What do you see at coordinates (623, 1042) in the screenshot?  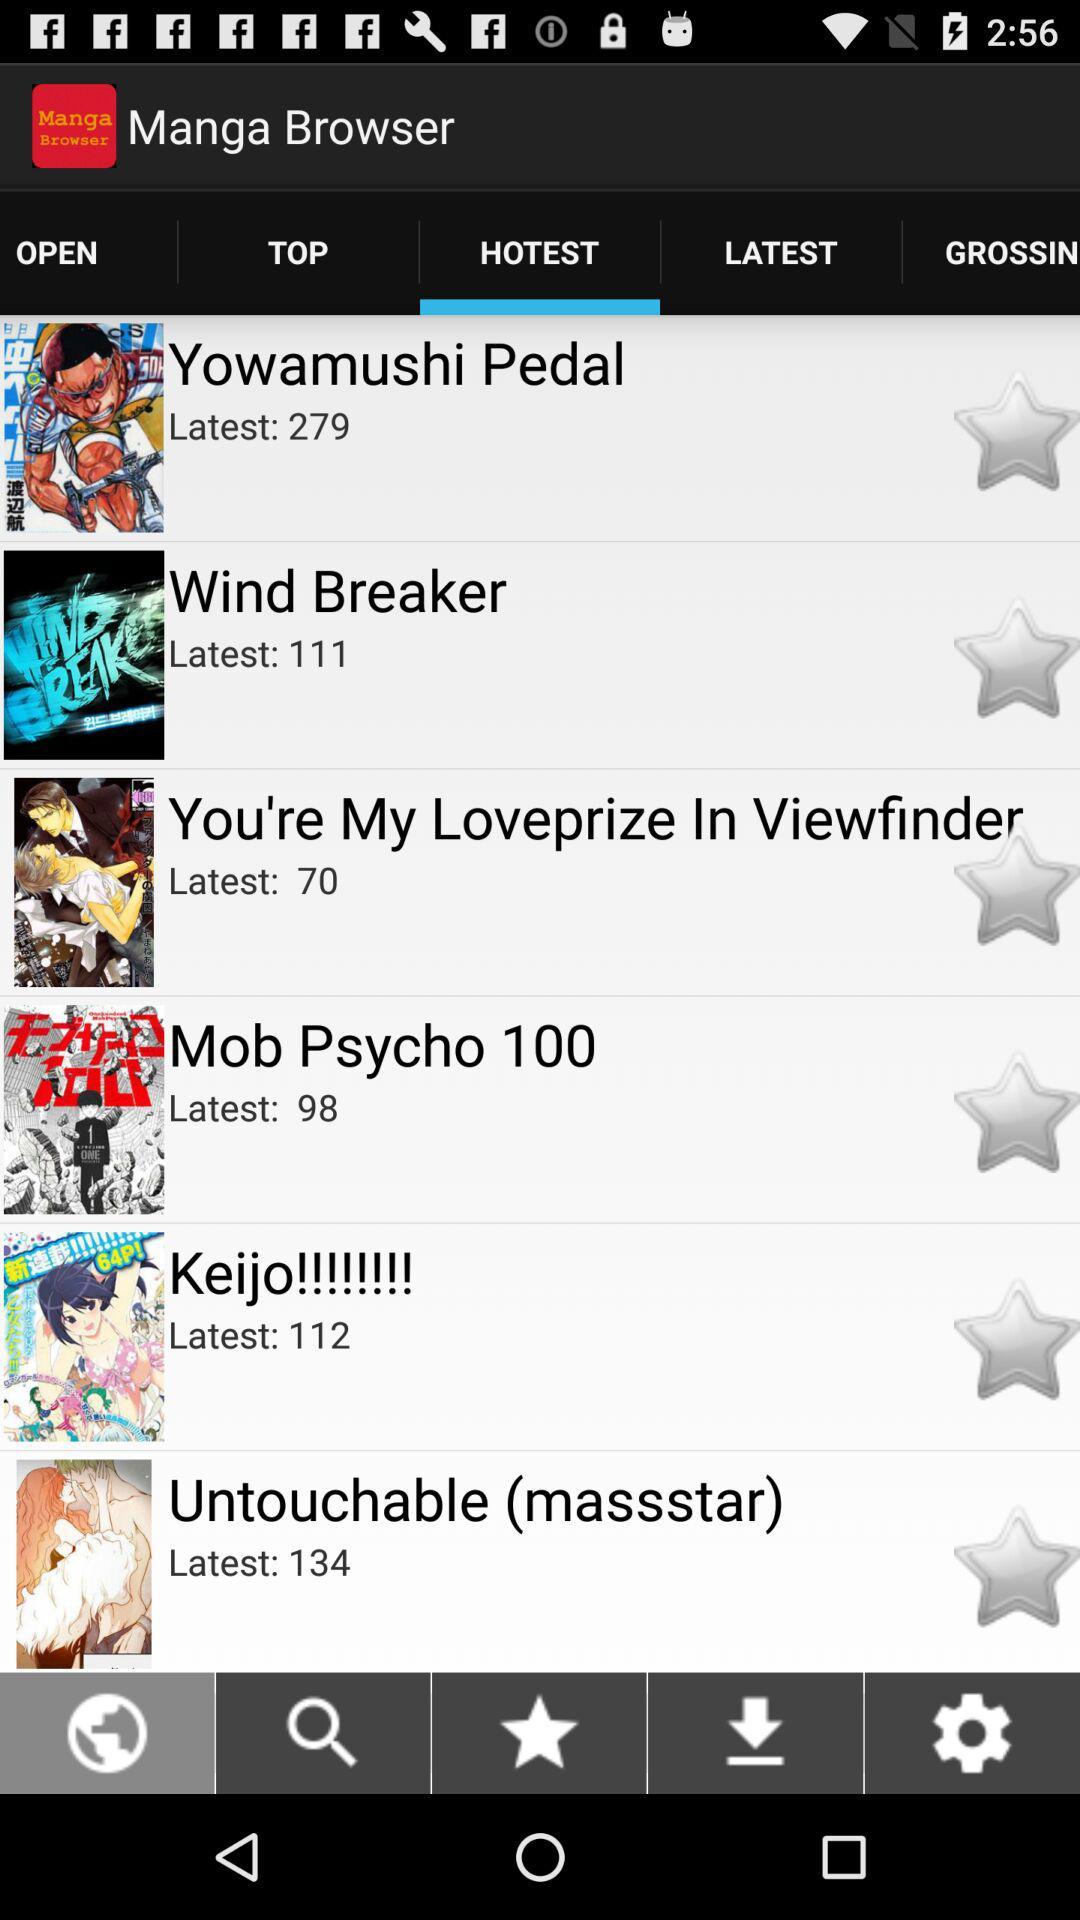 I see `the icon above latest:  98 app` at bounding box center [623, 1042].